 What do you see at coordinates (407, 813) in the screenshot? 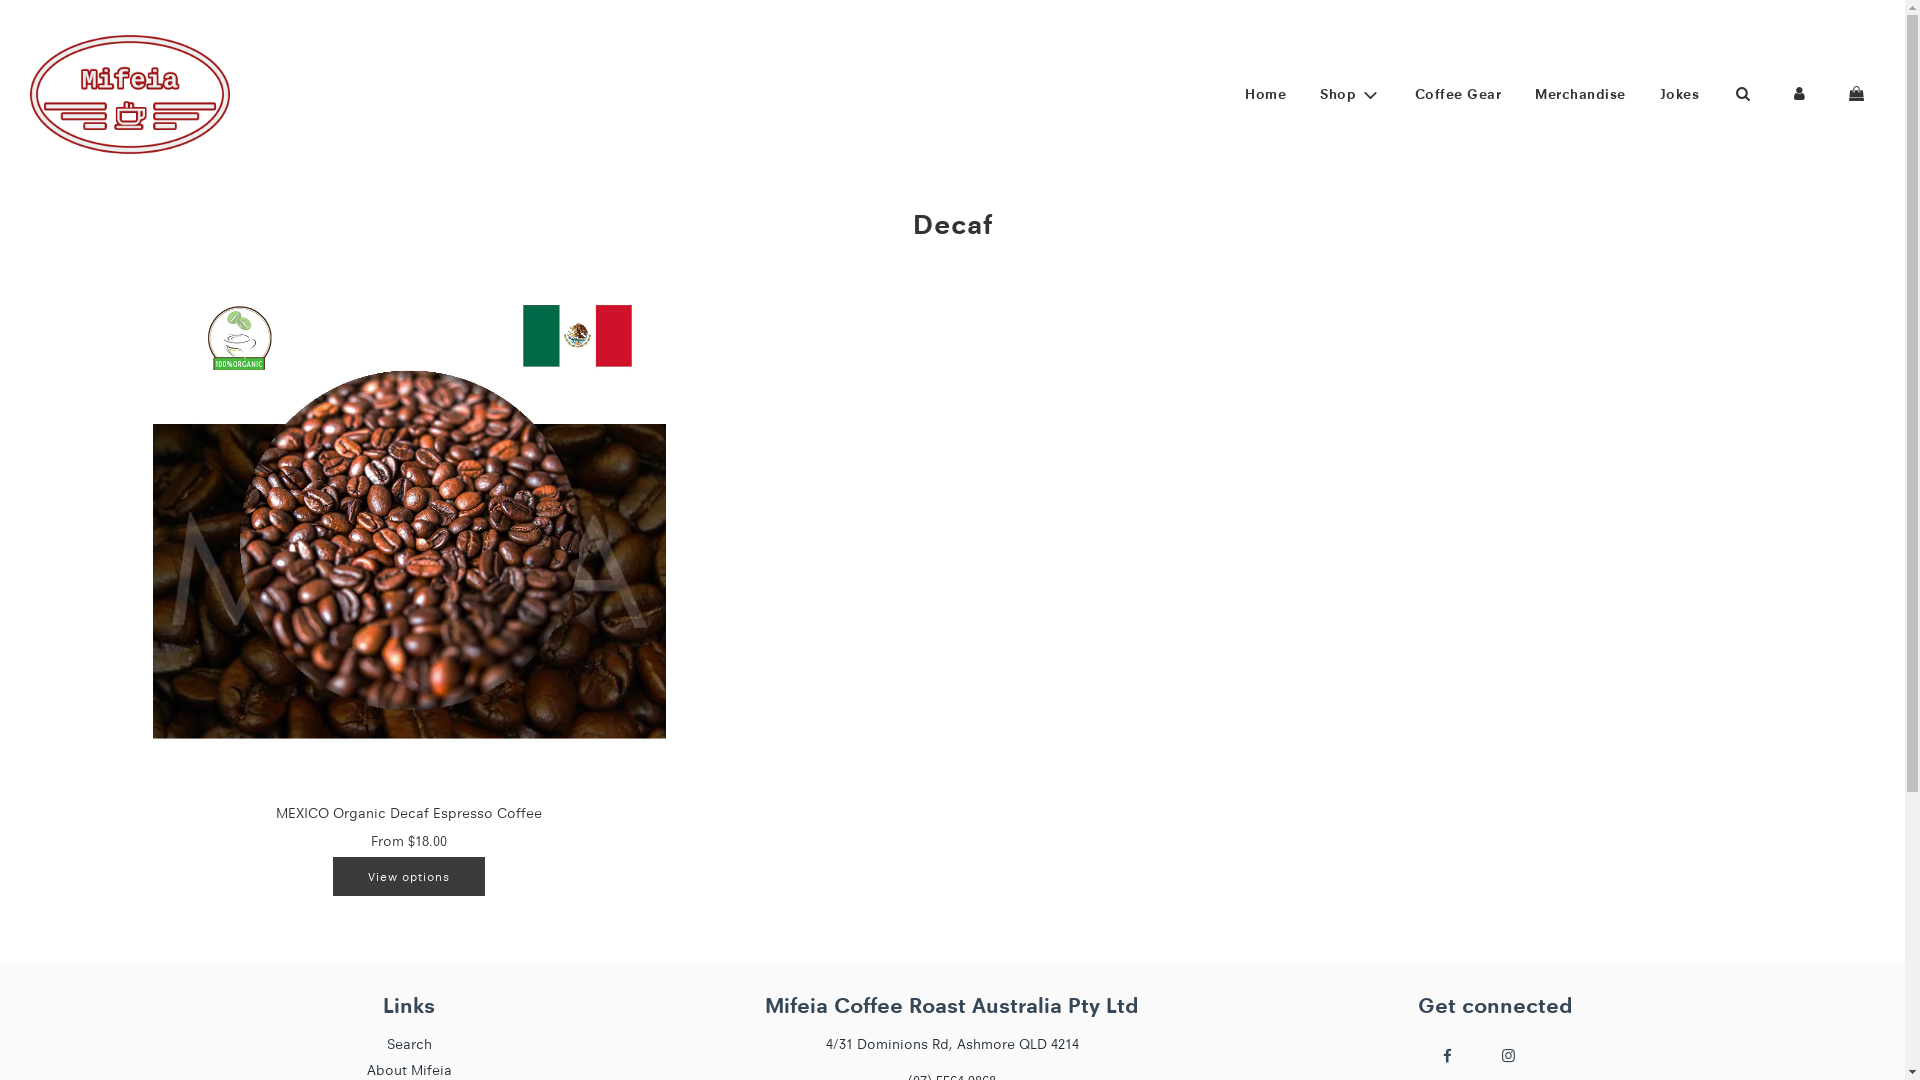
I see `'MEXICO Organic Decaf Espresso Coffee'` at bounding box center [407, 813].